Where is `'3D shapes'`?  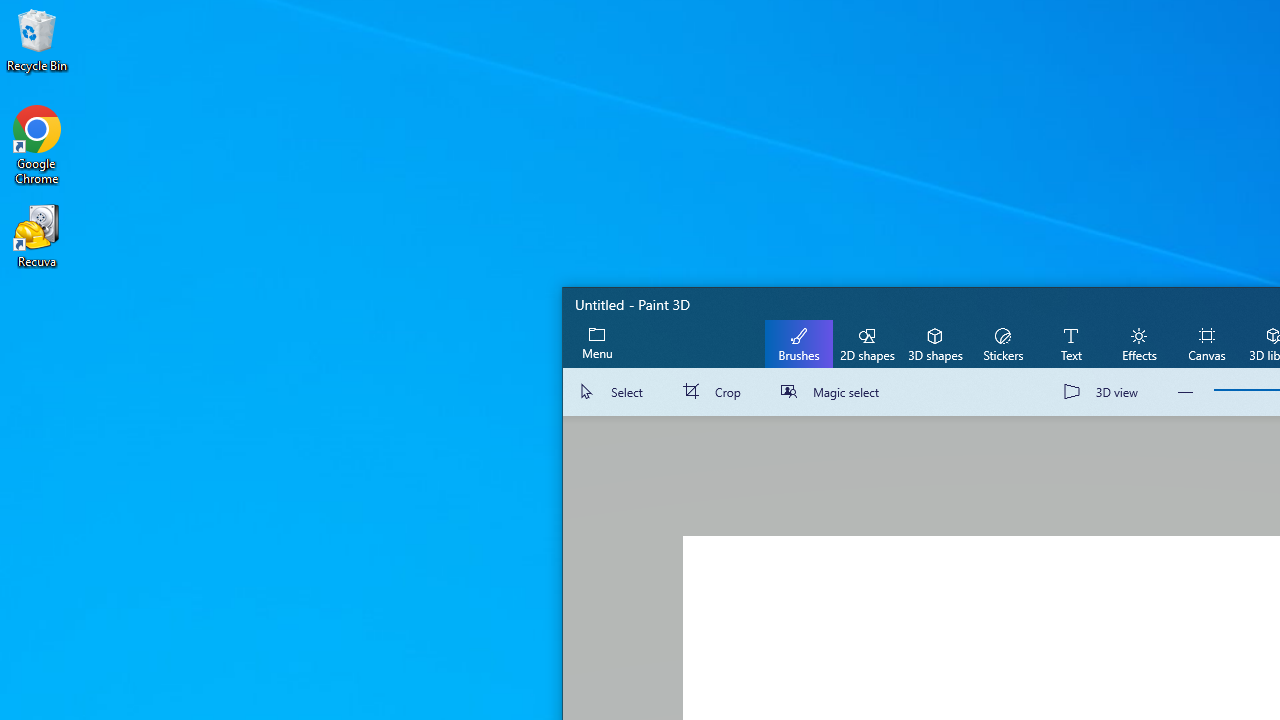 '3D shapes' is located at coordinates (934, 342).